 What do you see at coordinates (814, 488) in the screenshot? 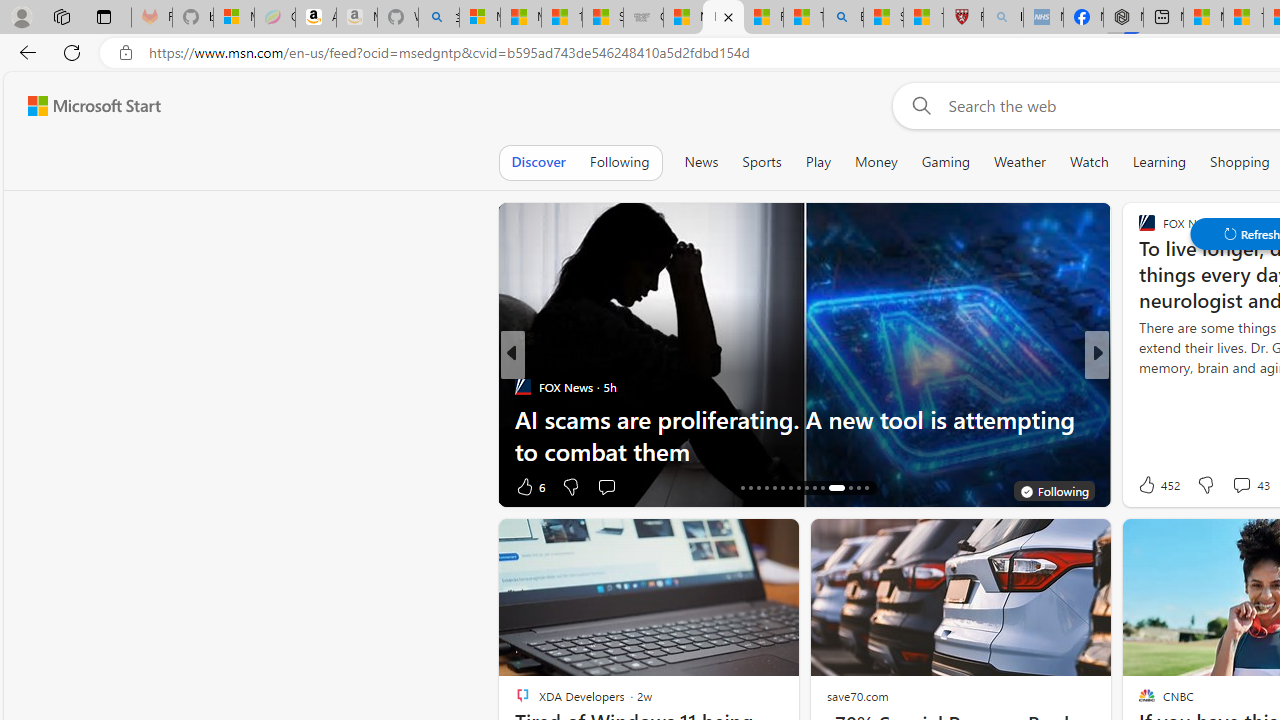
I see `'AutomationID: tab-25'` at bounding box center [814, 488].